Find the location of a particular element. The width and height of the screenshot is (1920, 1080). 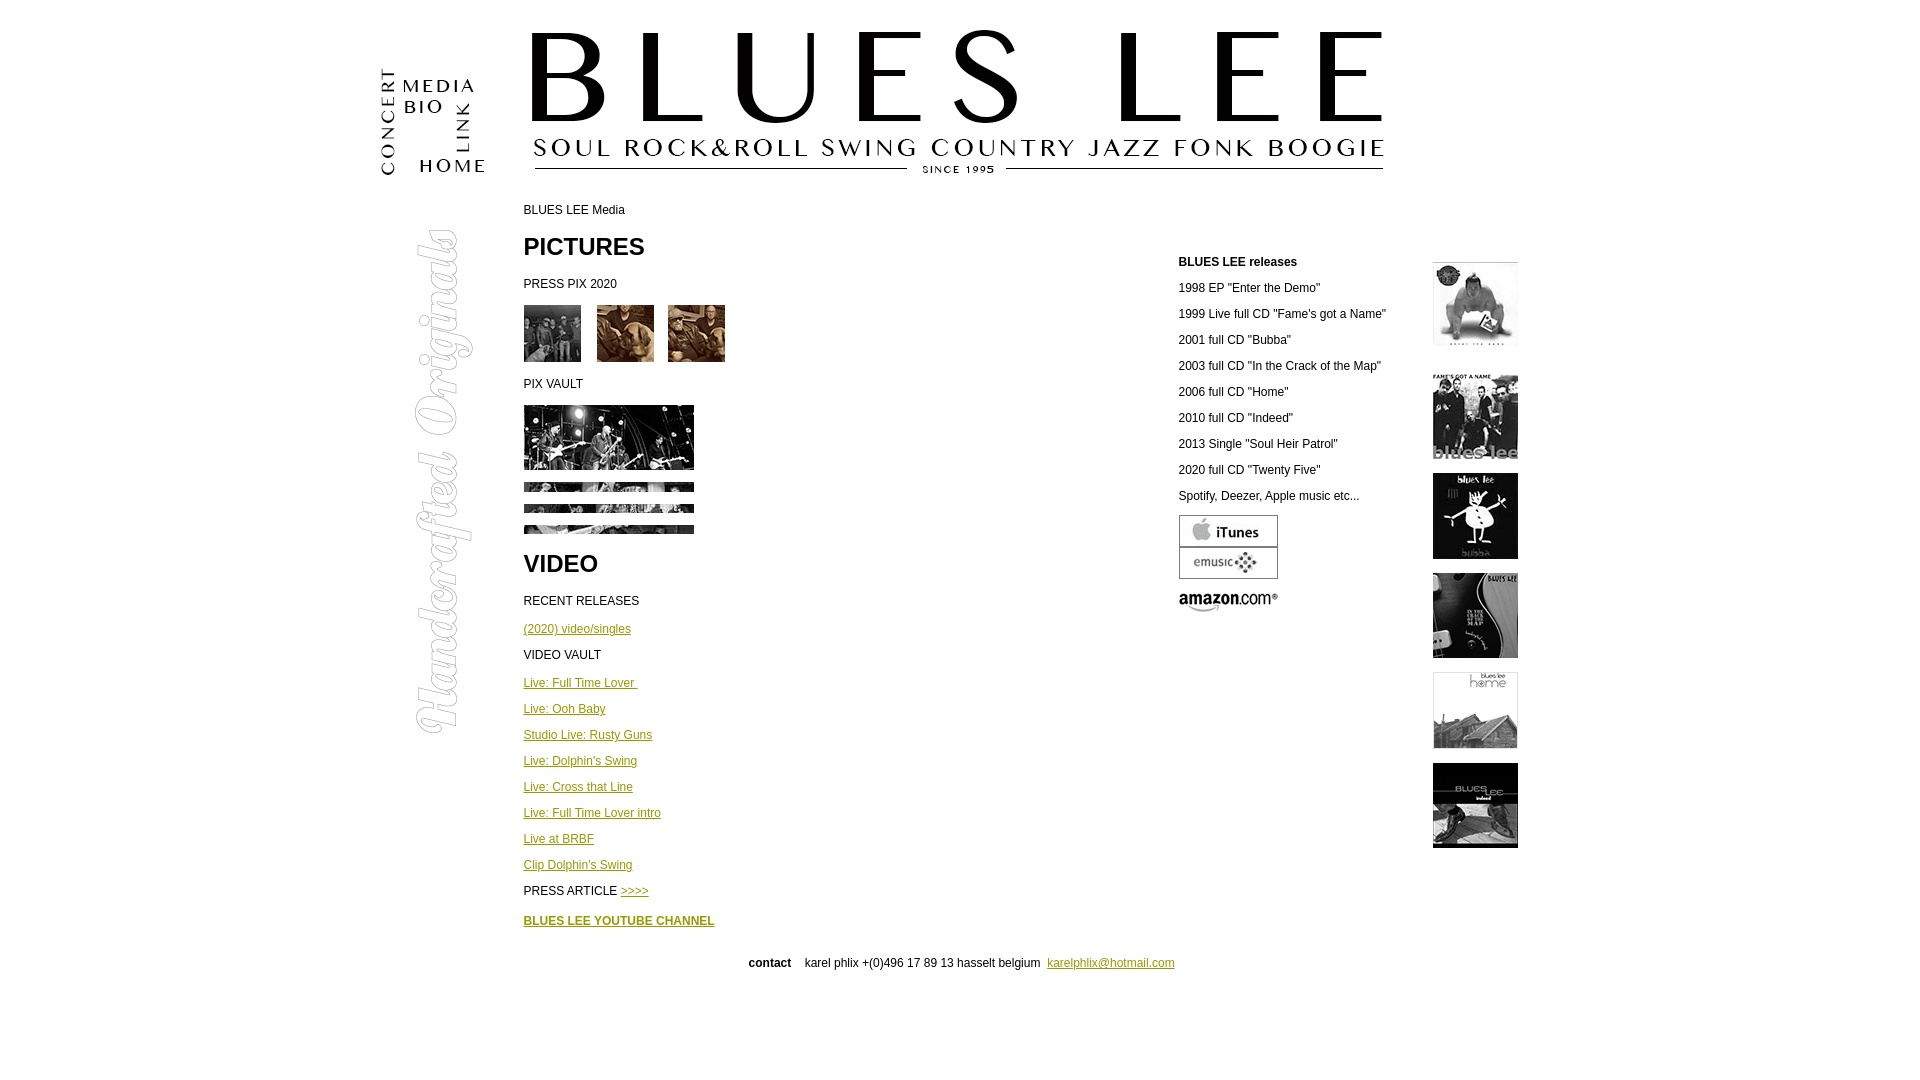

'karelphlix@hotmail.com' is located at coordinates (1045, 962).